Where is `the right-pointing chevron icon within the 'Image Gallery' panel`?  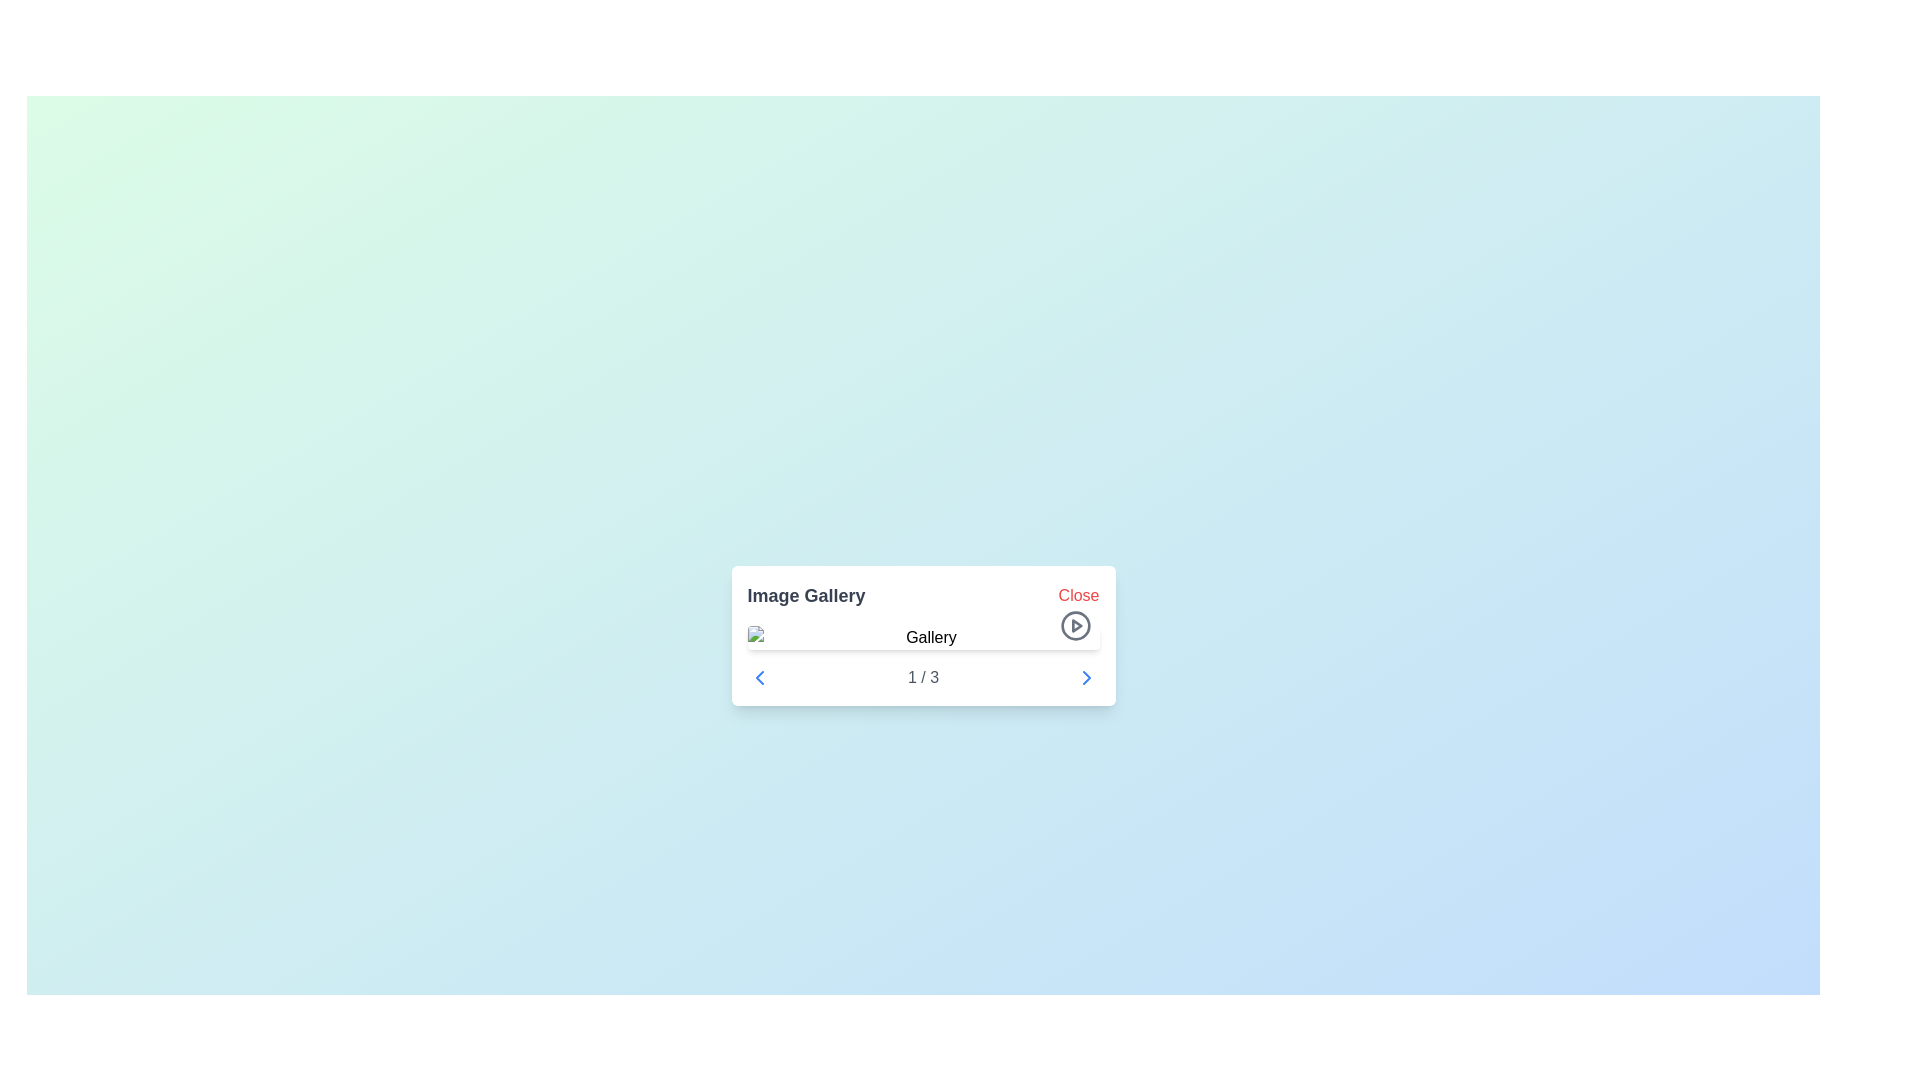
the right-pointing chevron icon within the 'Image Gallery' panel is located at coordinates (1086, 677).